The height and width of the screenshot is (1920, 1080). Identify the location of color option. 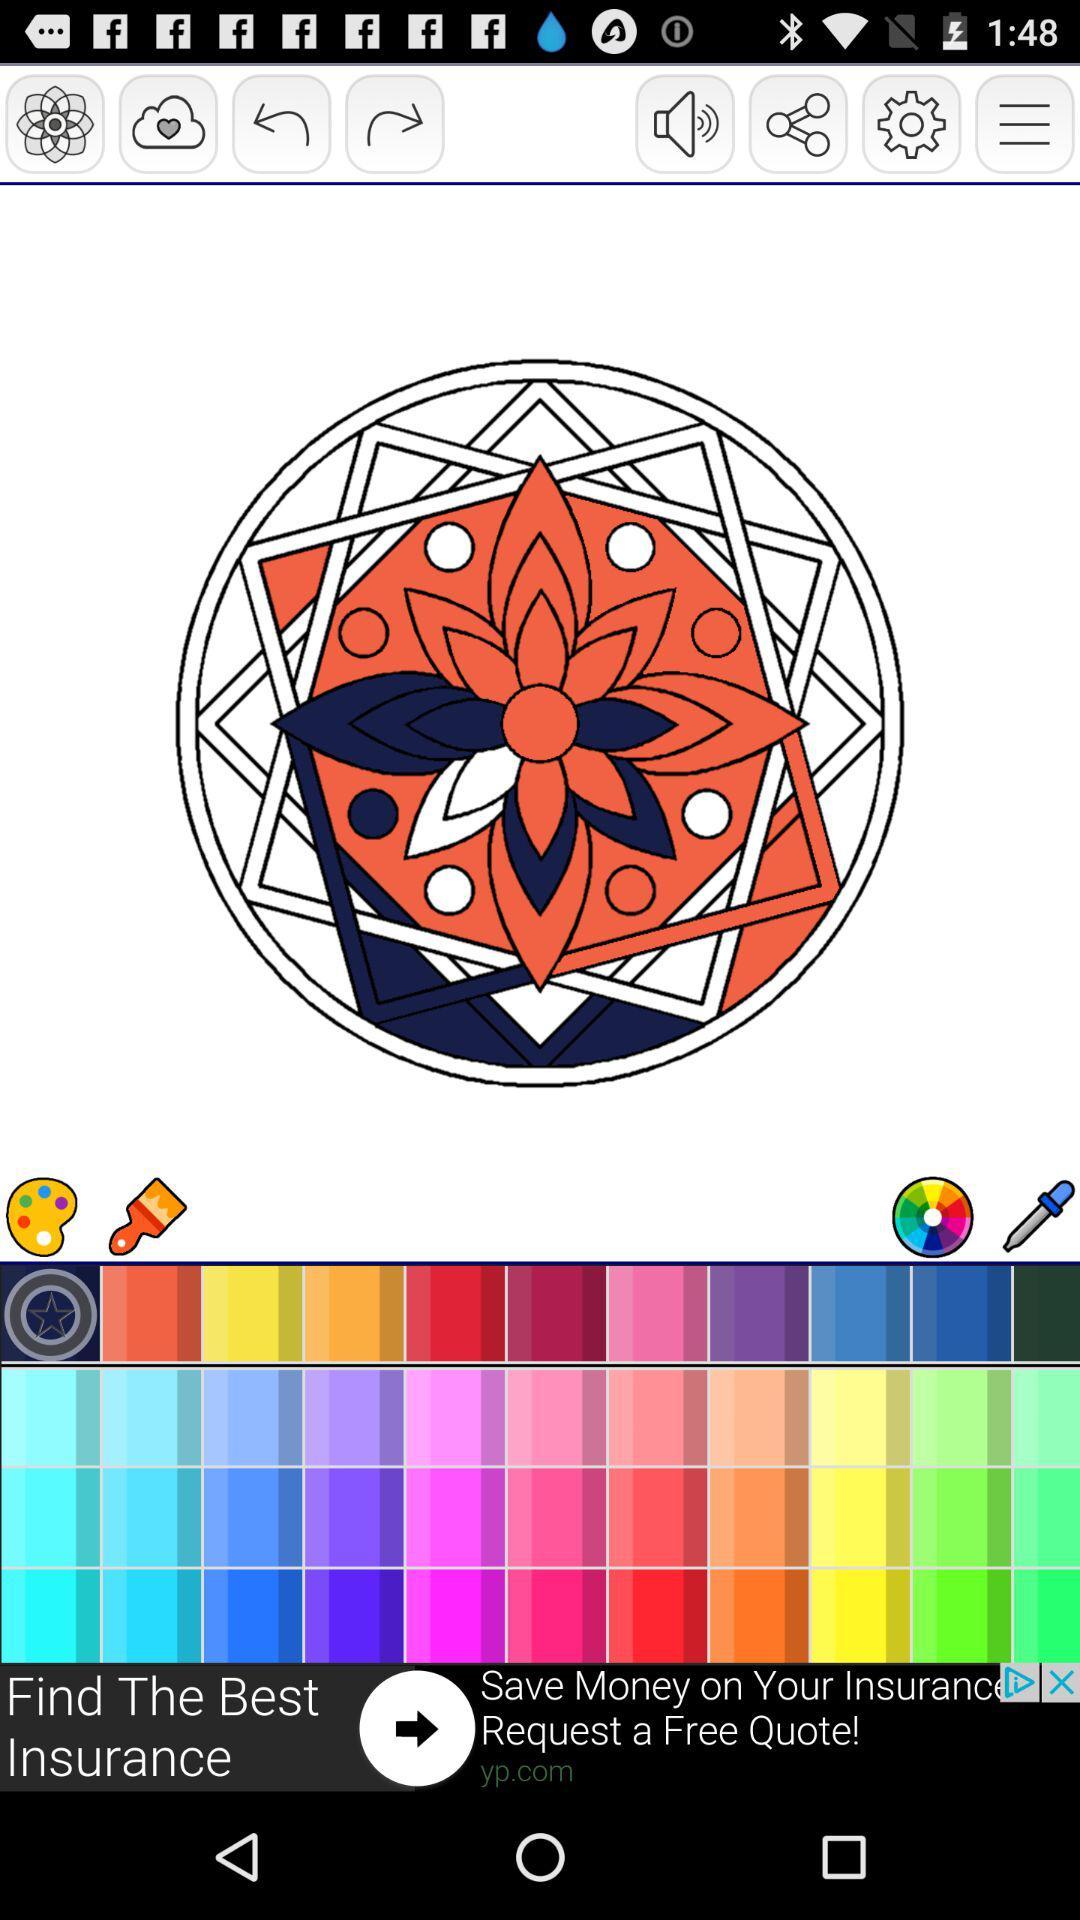
(42, 1216).